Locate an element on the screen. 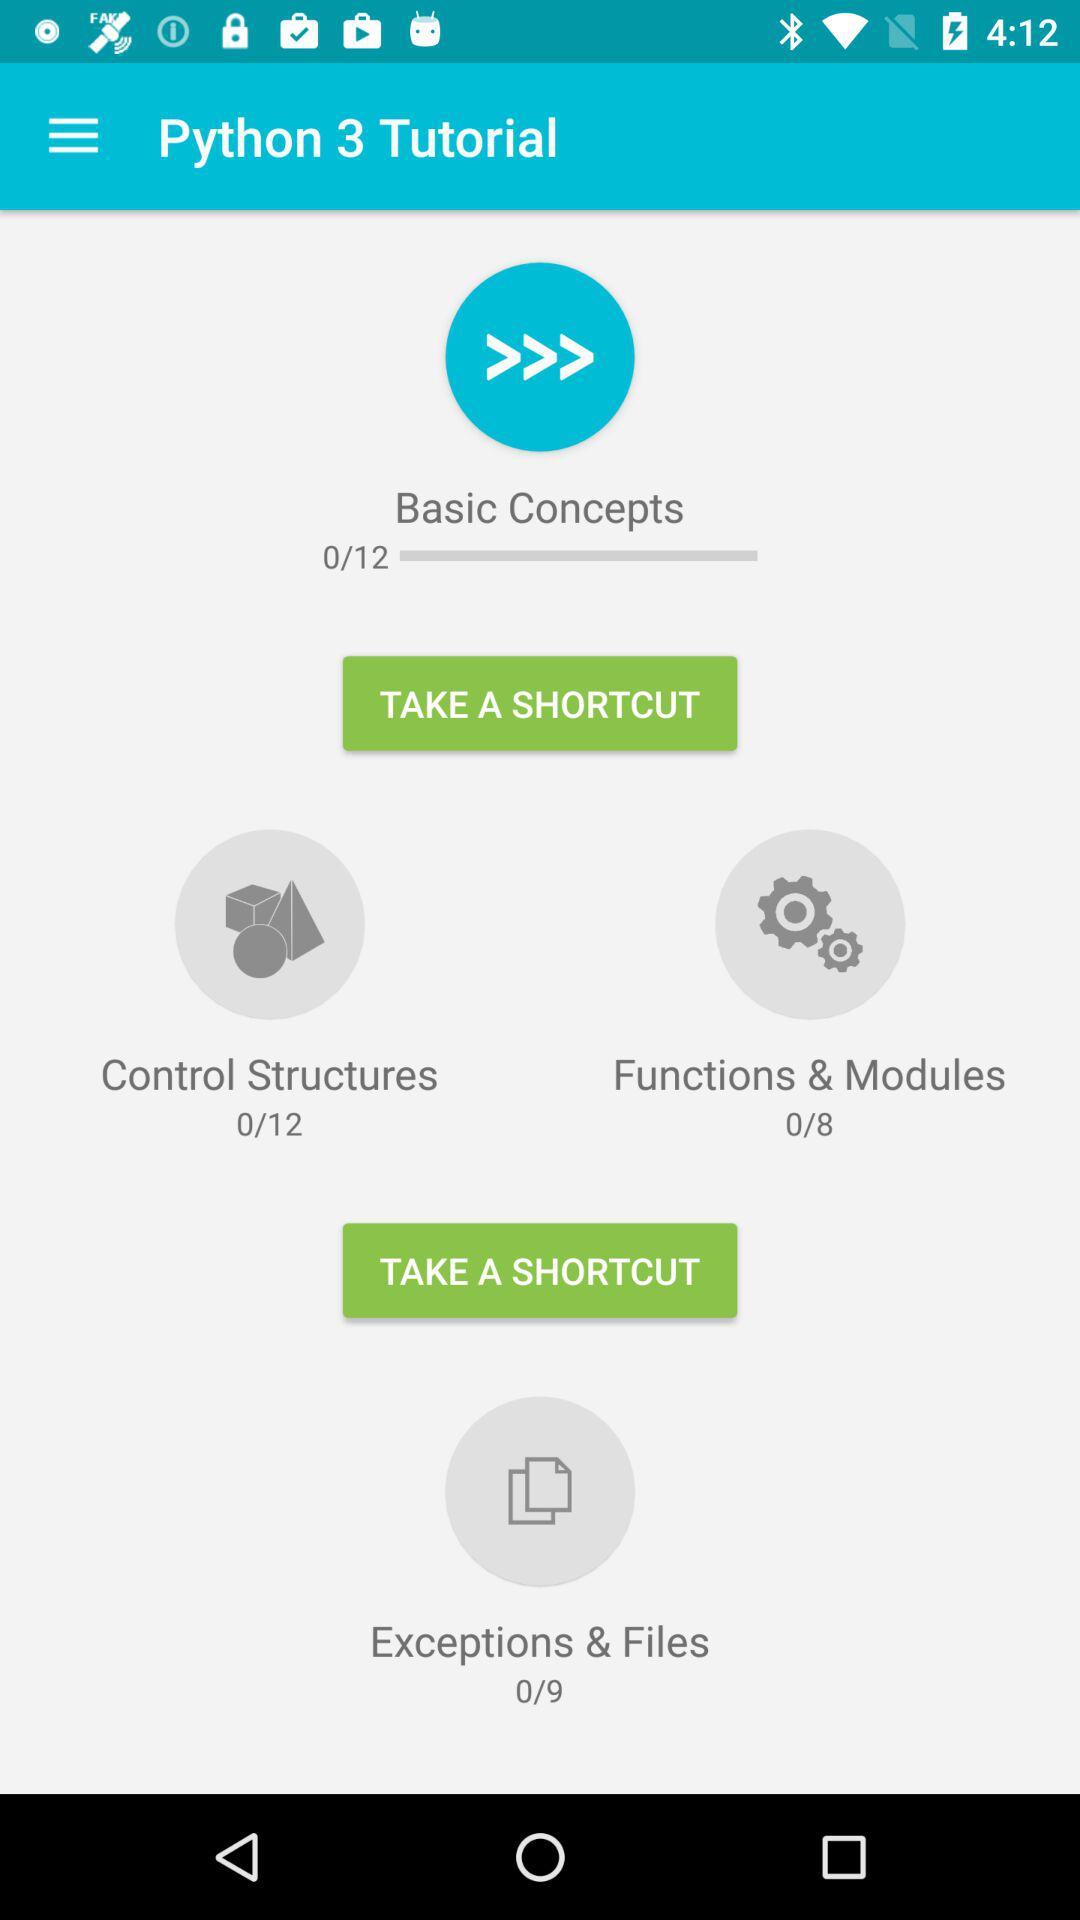 The width and height of the screenshot is (1080, 1920). the symbol above control structures is located at coordinates (270, 923).